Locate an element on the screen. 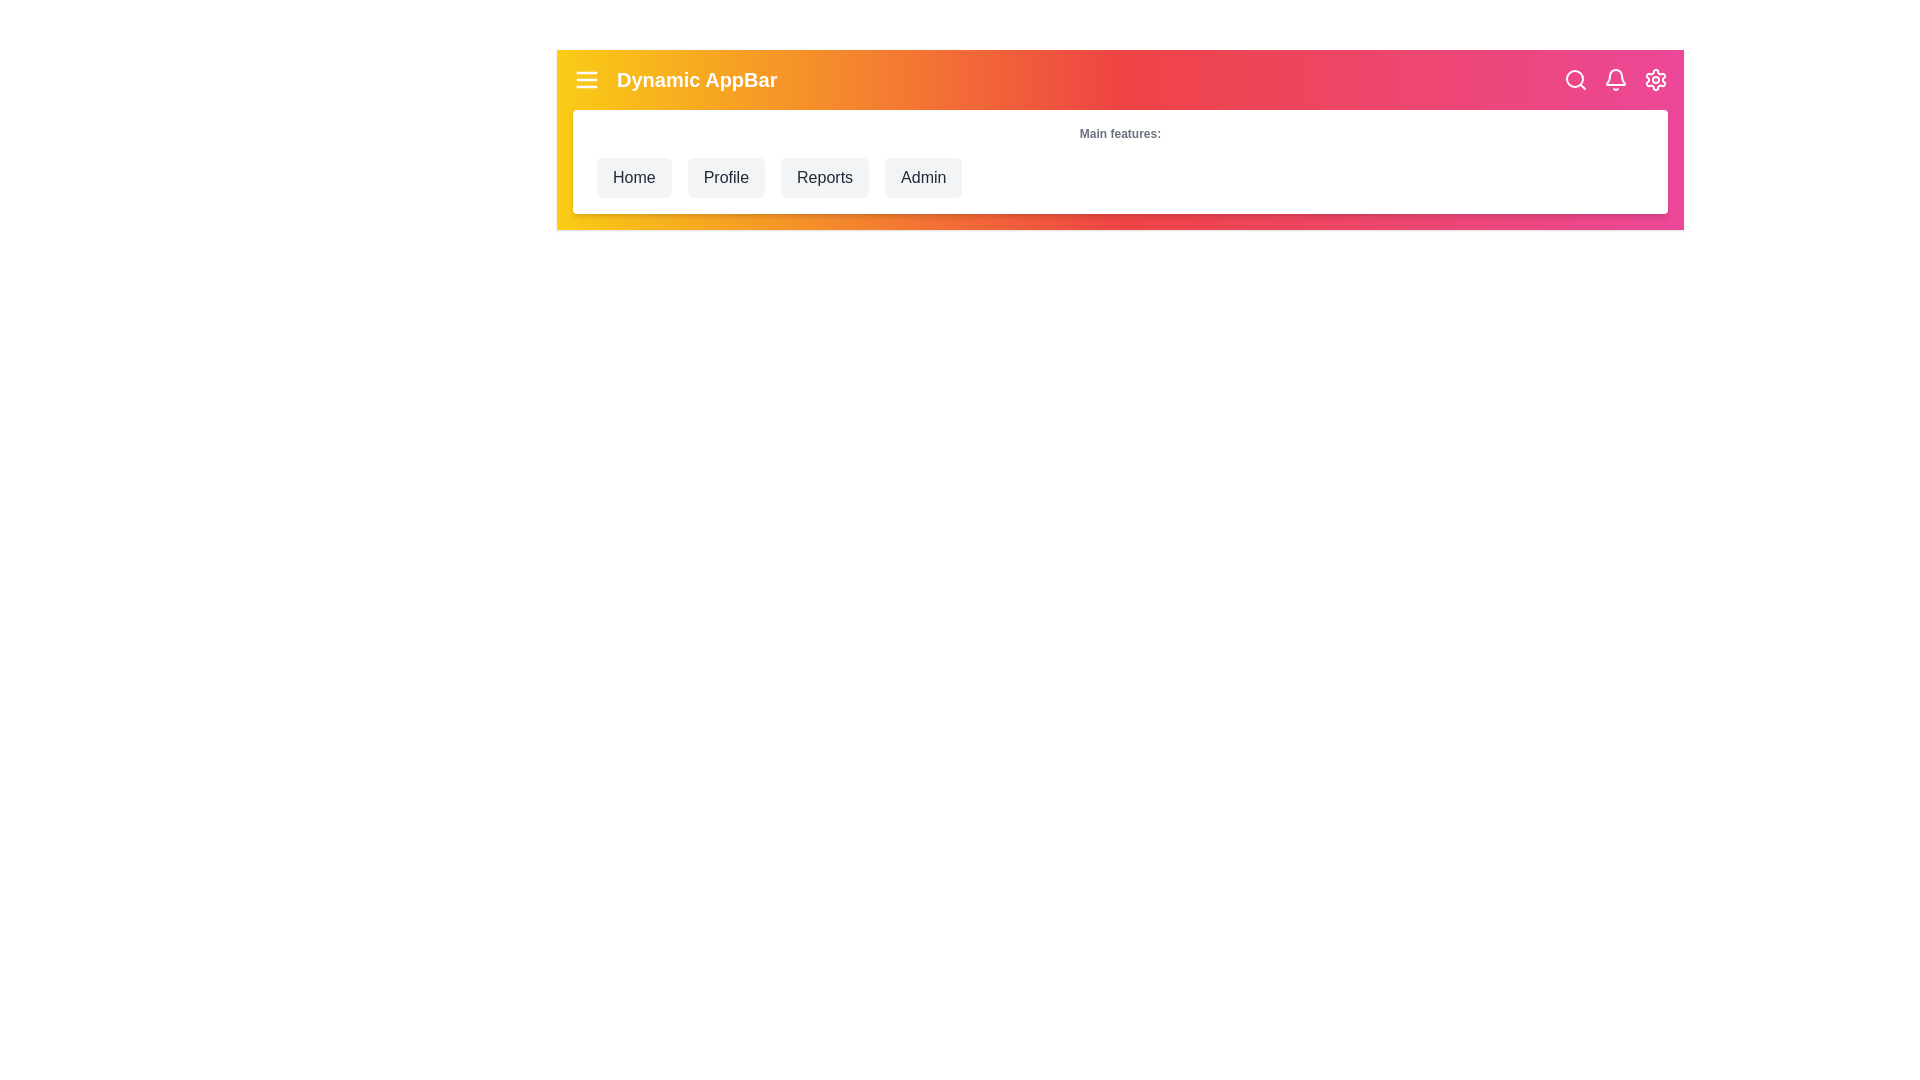 Image resolution: width=1920 pixels, height=1080 pixels. the Admin navigation menu item to navigate to its respective section is located at coordinates (923, 176).